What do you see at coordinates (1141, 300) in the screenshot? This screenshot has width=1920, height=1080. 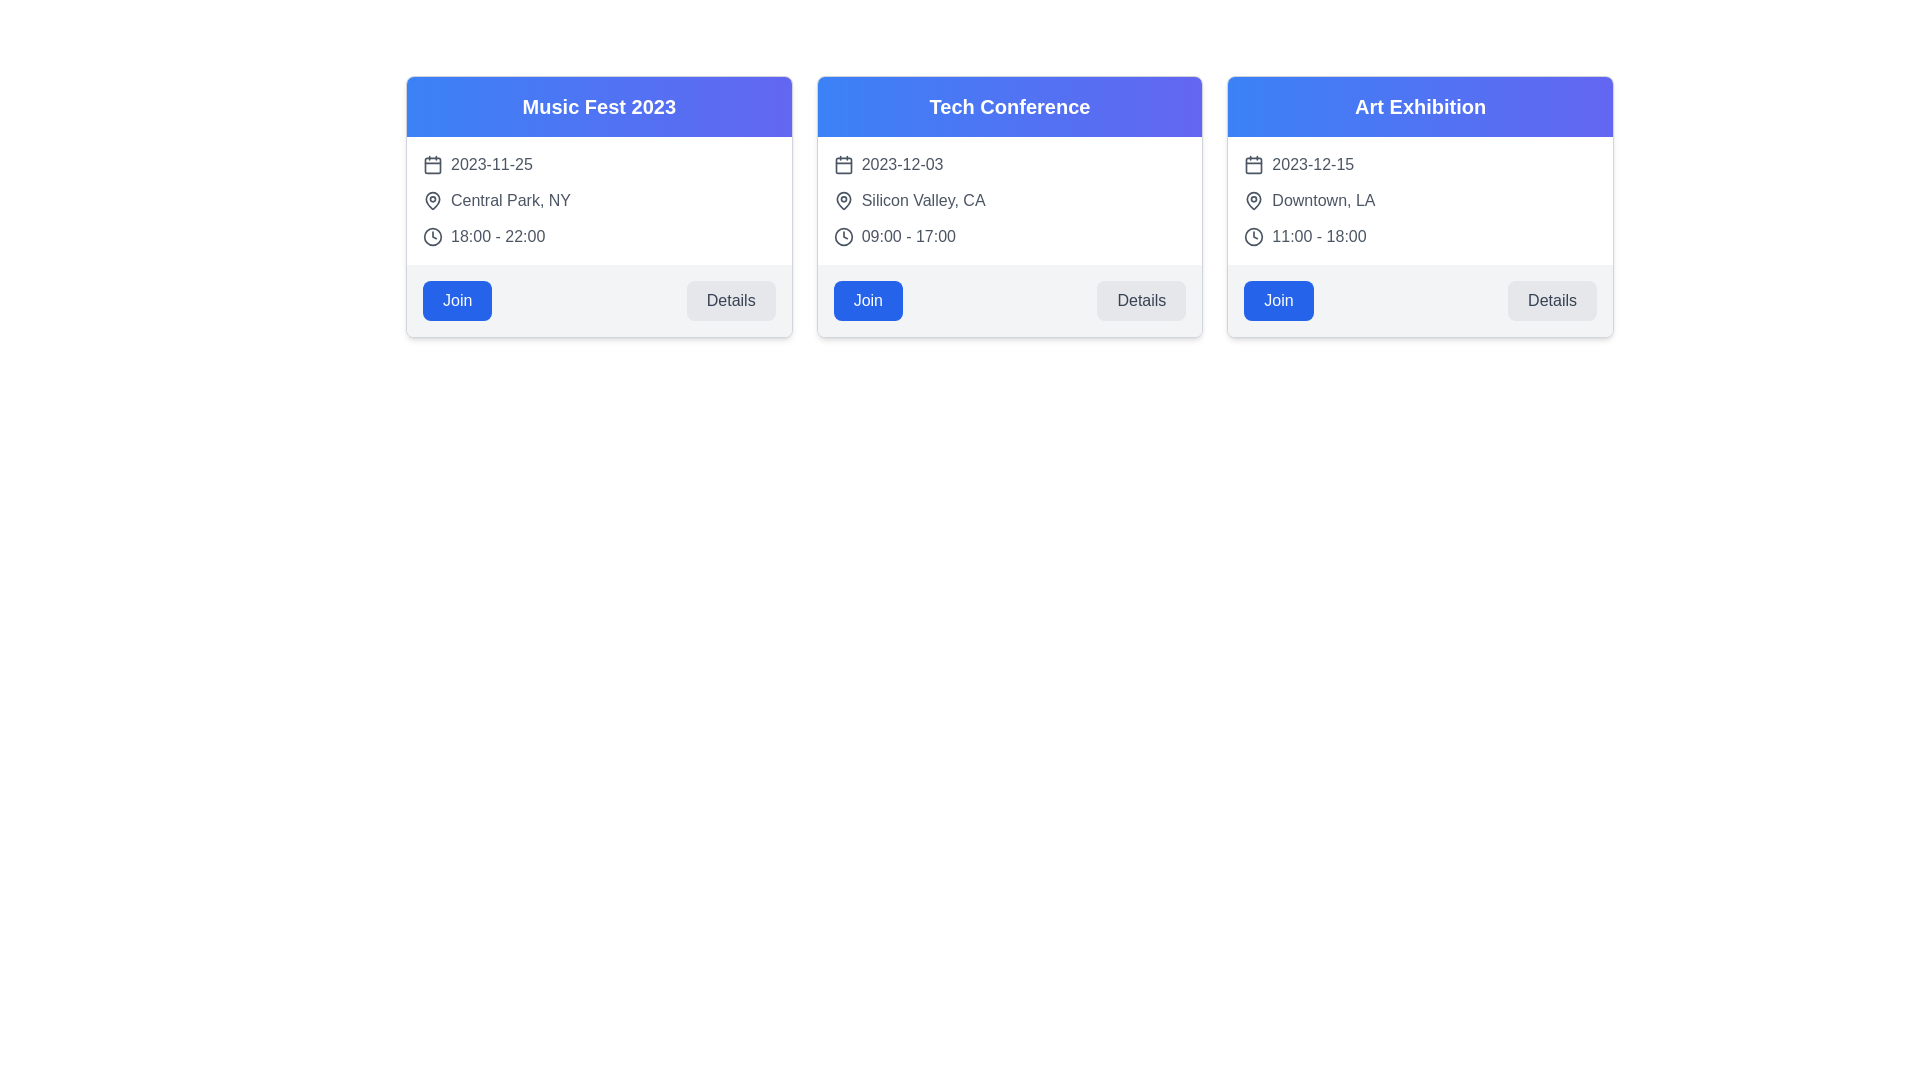 I see `the button in the lower-right corner of the 'Tech Conference' card` at bounding box center [1141, 300].